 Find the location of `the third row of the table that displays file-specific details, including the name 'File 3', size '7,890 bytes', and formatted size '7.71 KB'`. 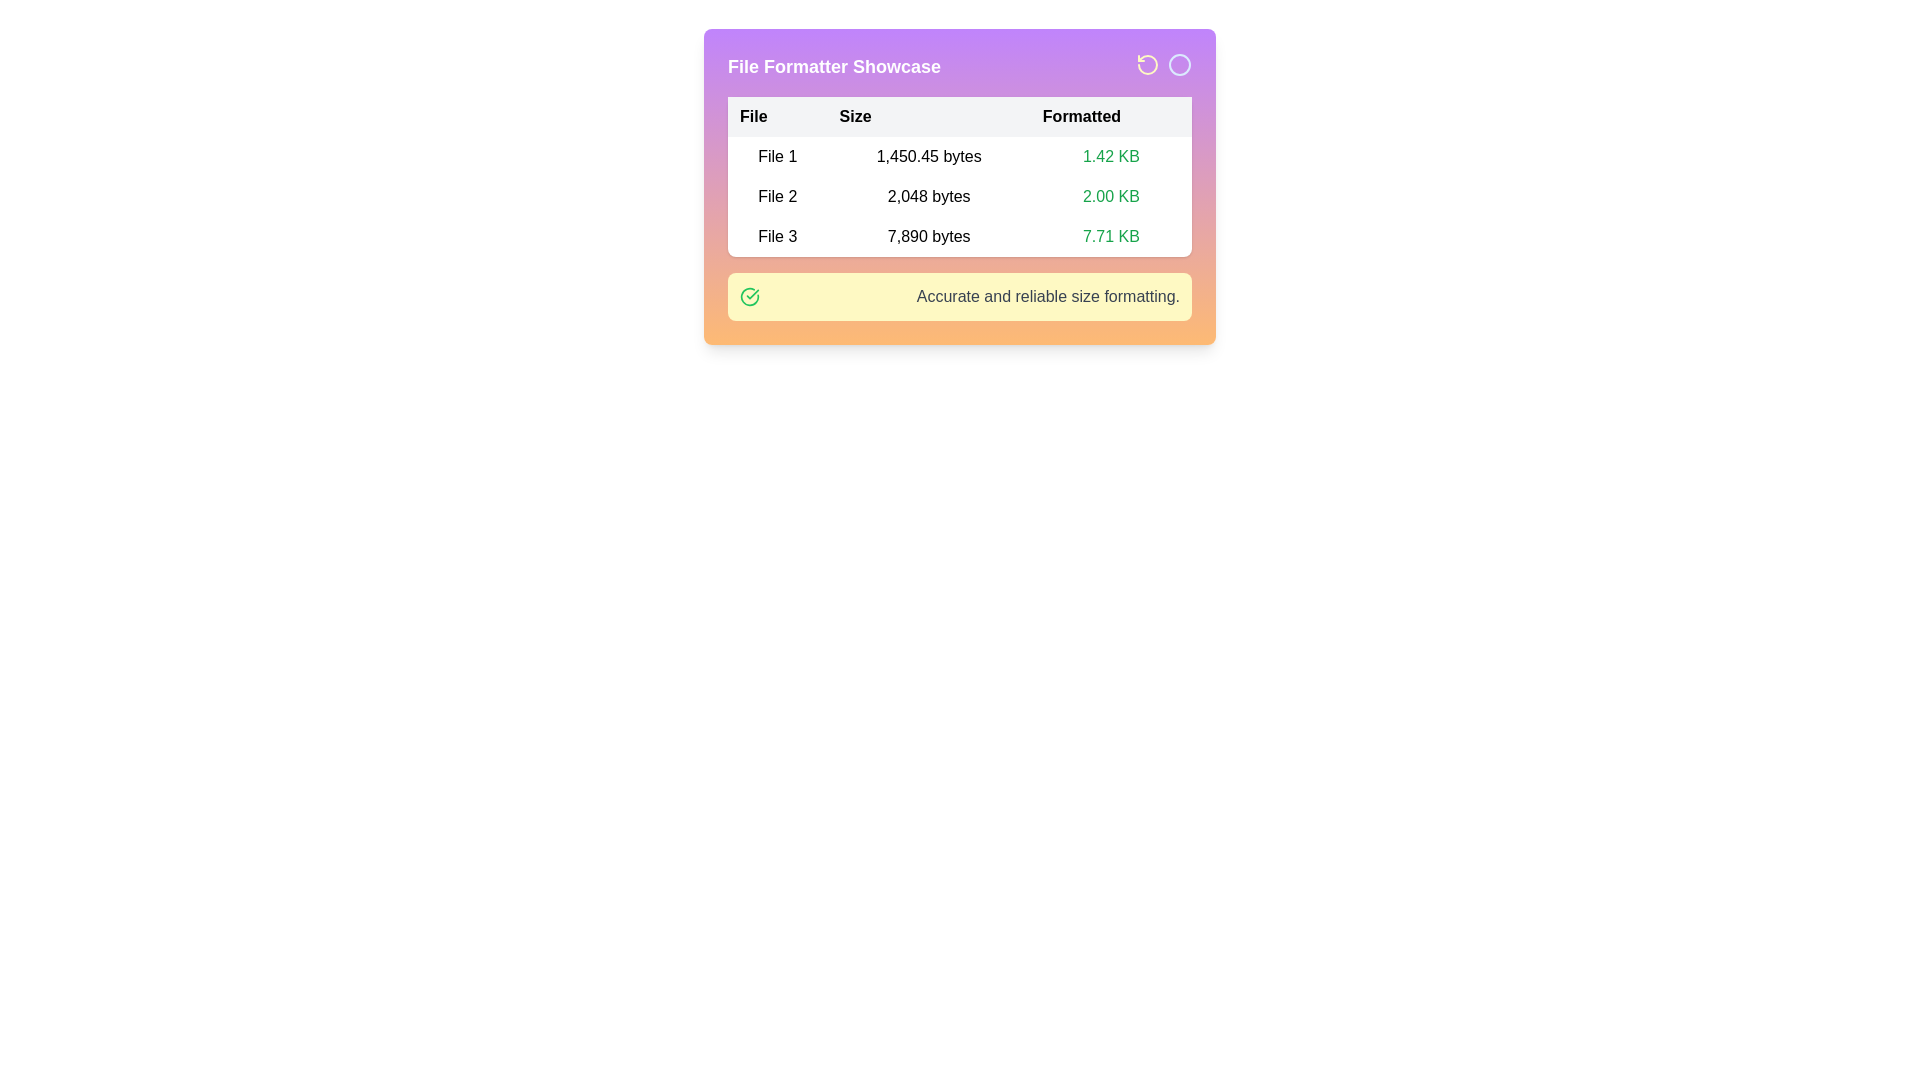

the third row of the table that displays file-specific details, including the name 'File 3', size '7,890 bytes', and formatted size '7.71 KB' is located at coordinates (960, 235).